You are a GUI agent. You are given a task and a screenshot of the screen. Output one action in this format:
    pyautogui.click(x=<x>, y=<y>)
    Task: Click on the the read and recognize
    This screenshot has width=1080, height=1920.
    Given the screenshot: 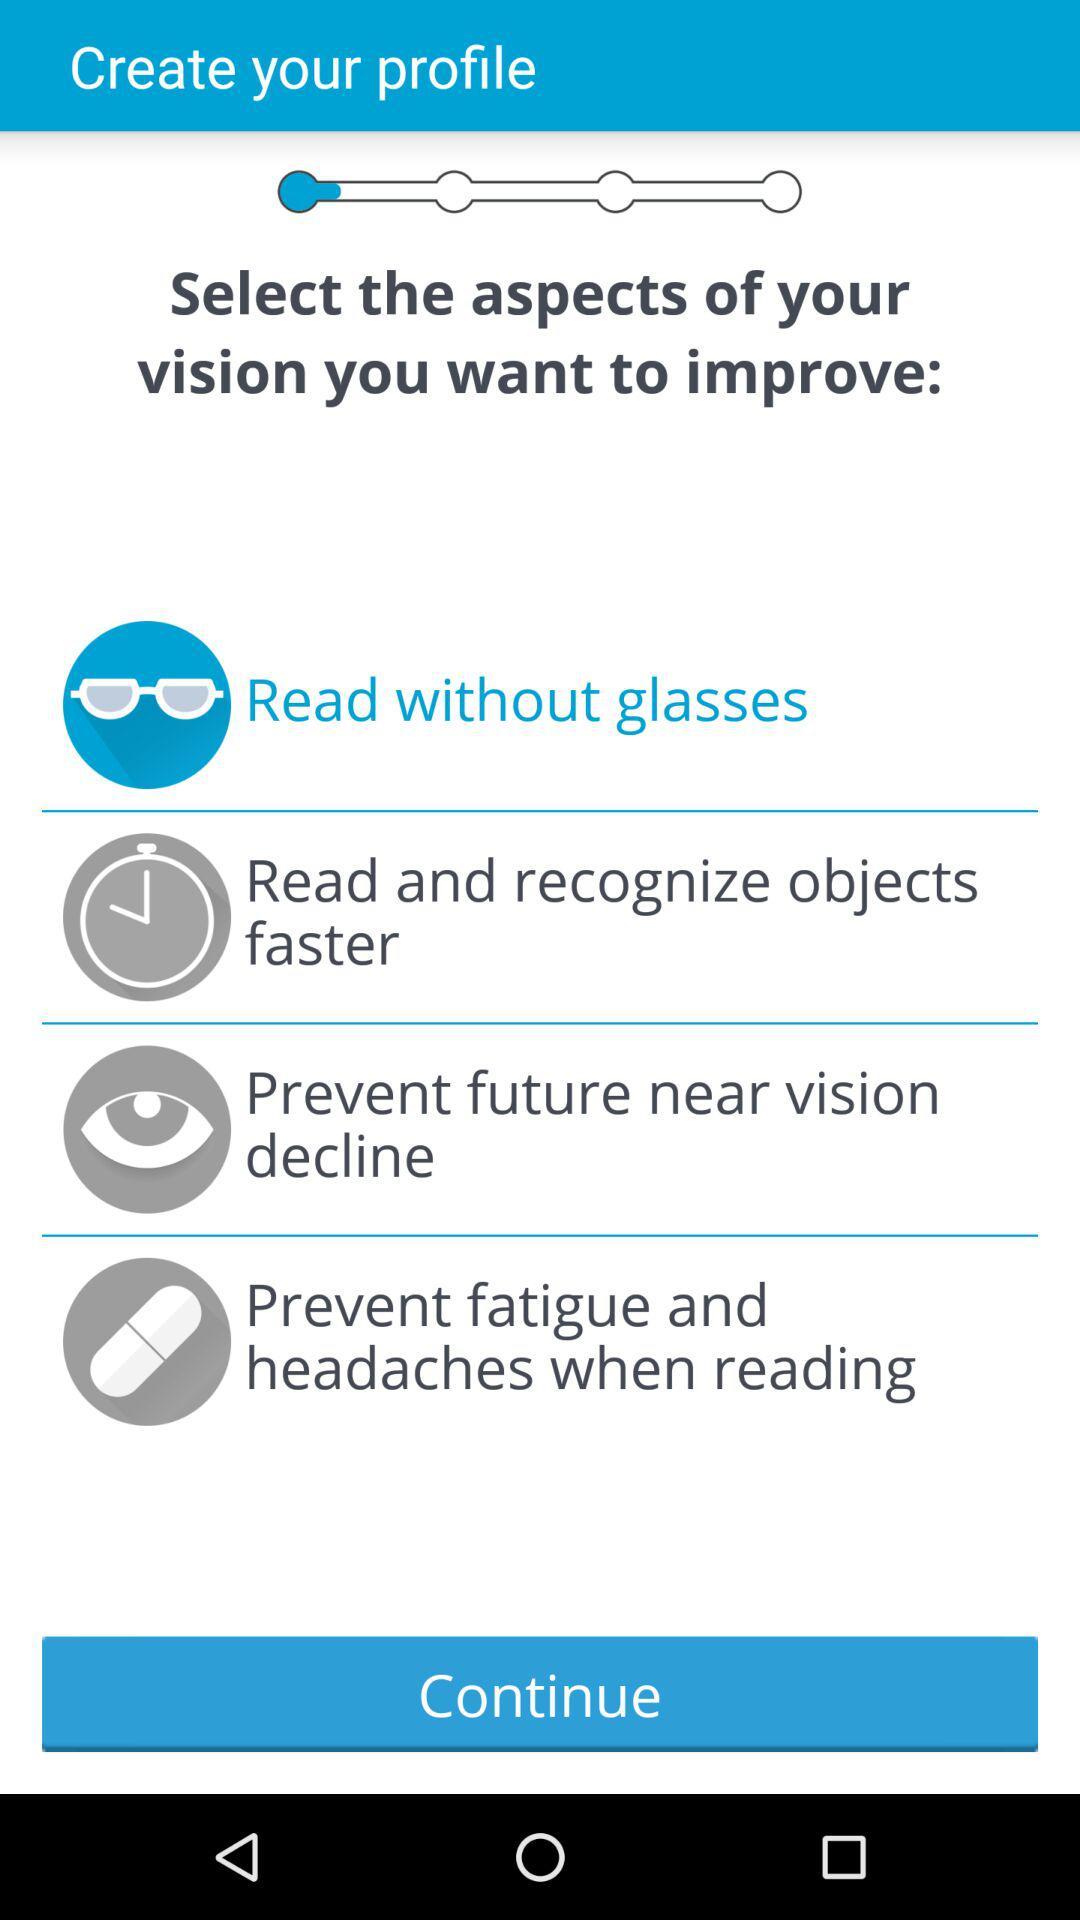 What is the action you would take?
    pyautogui.click(x=630, y=916)
    